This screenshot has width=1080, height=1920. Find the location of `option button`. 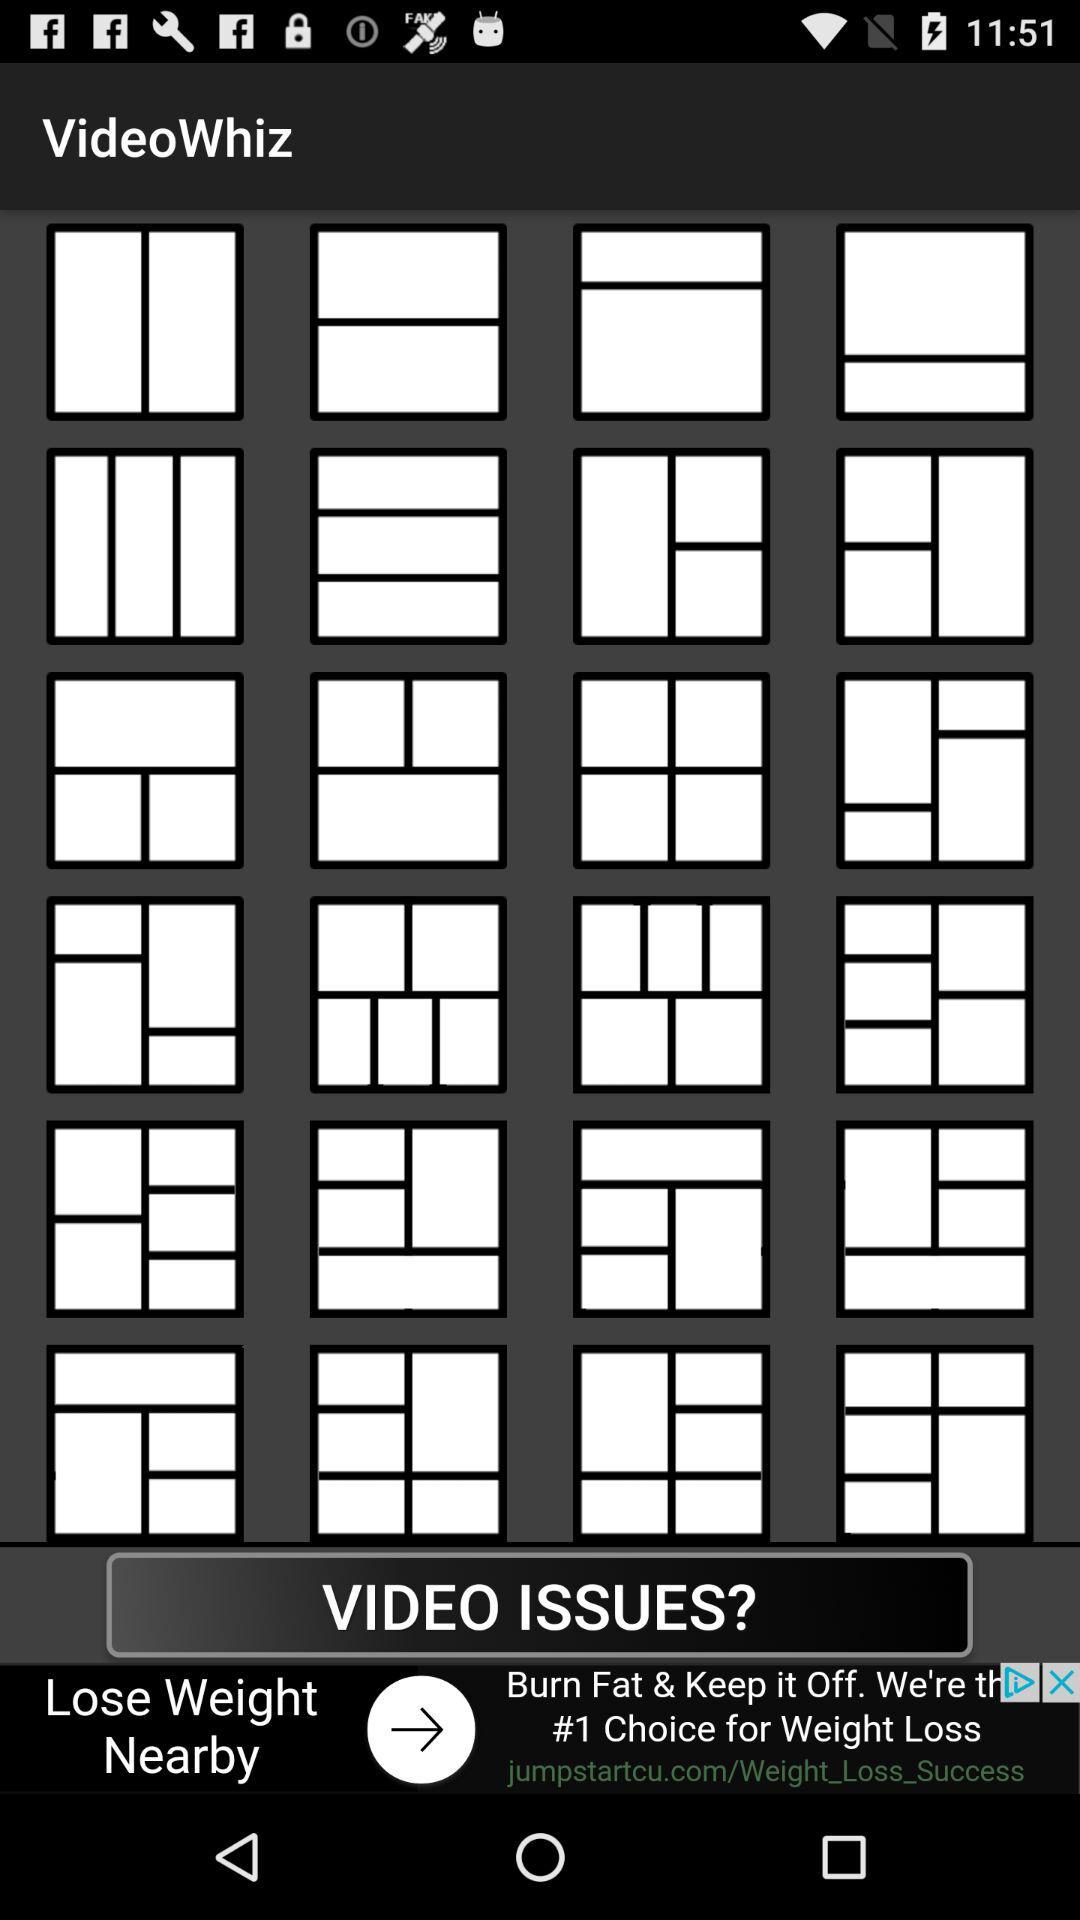

option button is located at coordinates (407, 769).